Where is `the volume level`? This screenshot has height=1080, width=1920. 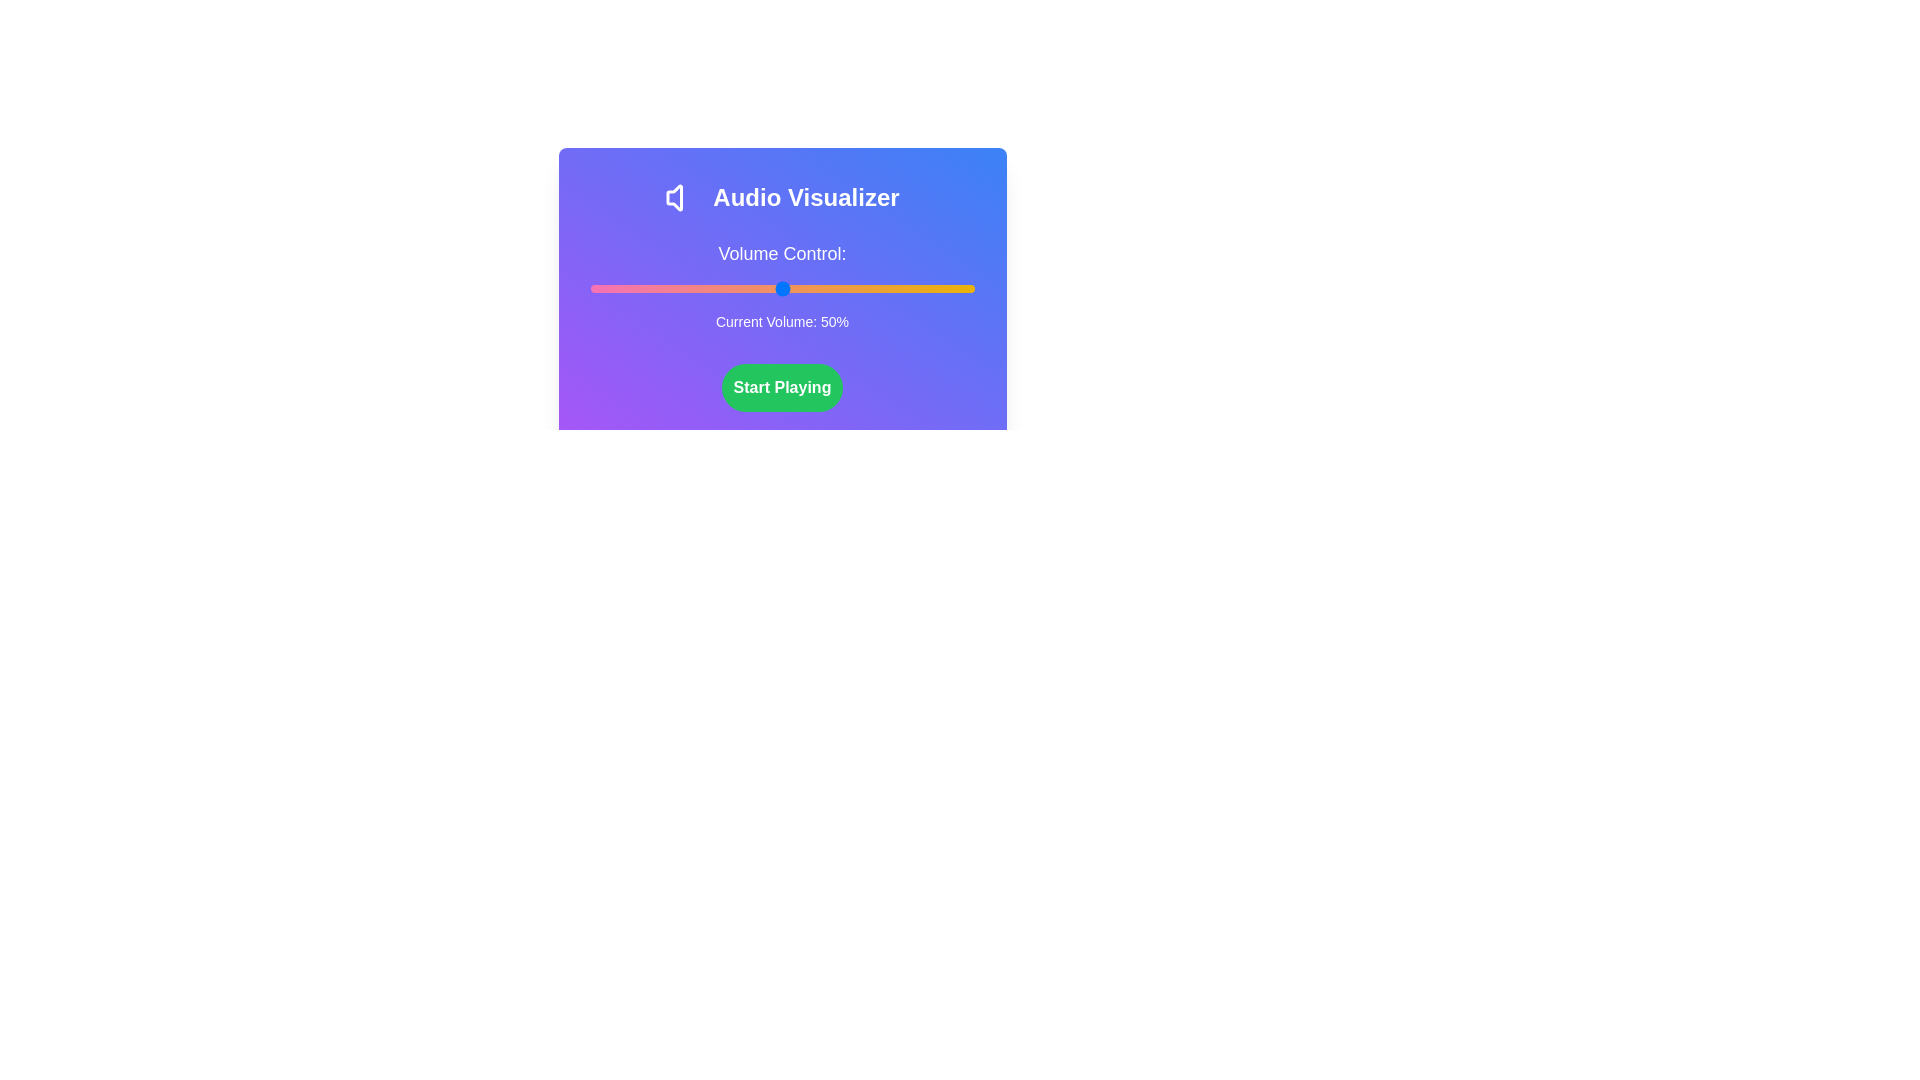
the volume level is located at coordinates (723, 289).